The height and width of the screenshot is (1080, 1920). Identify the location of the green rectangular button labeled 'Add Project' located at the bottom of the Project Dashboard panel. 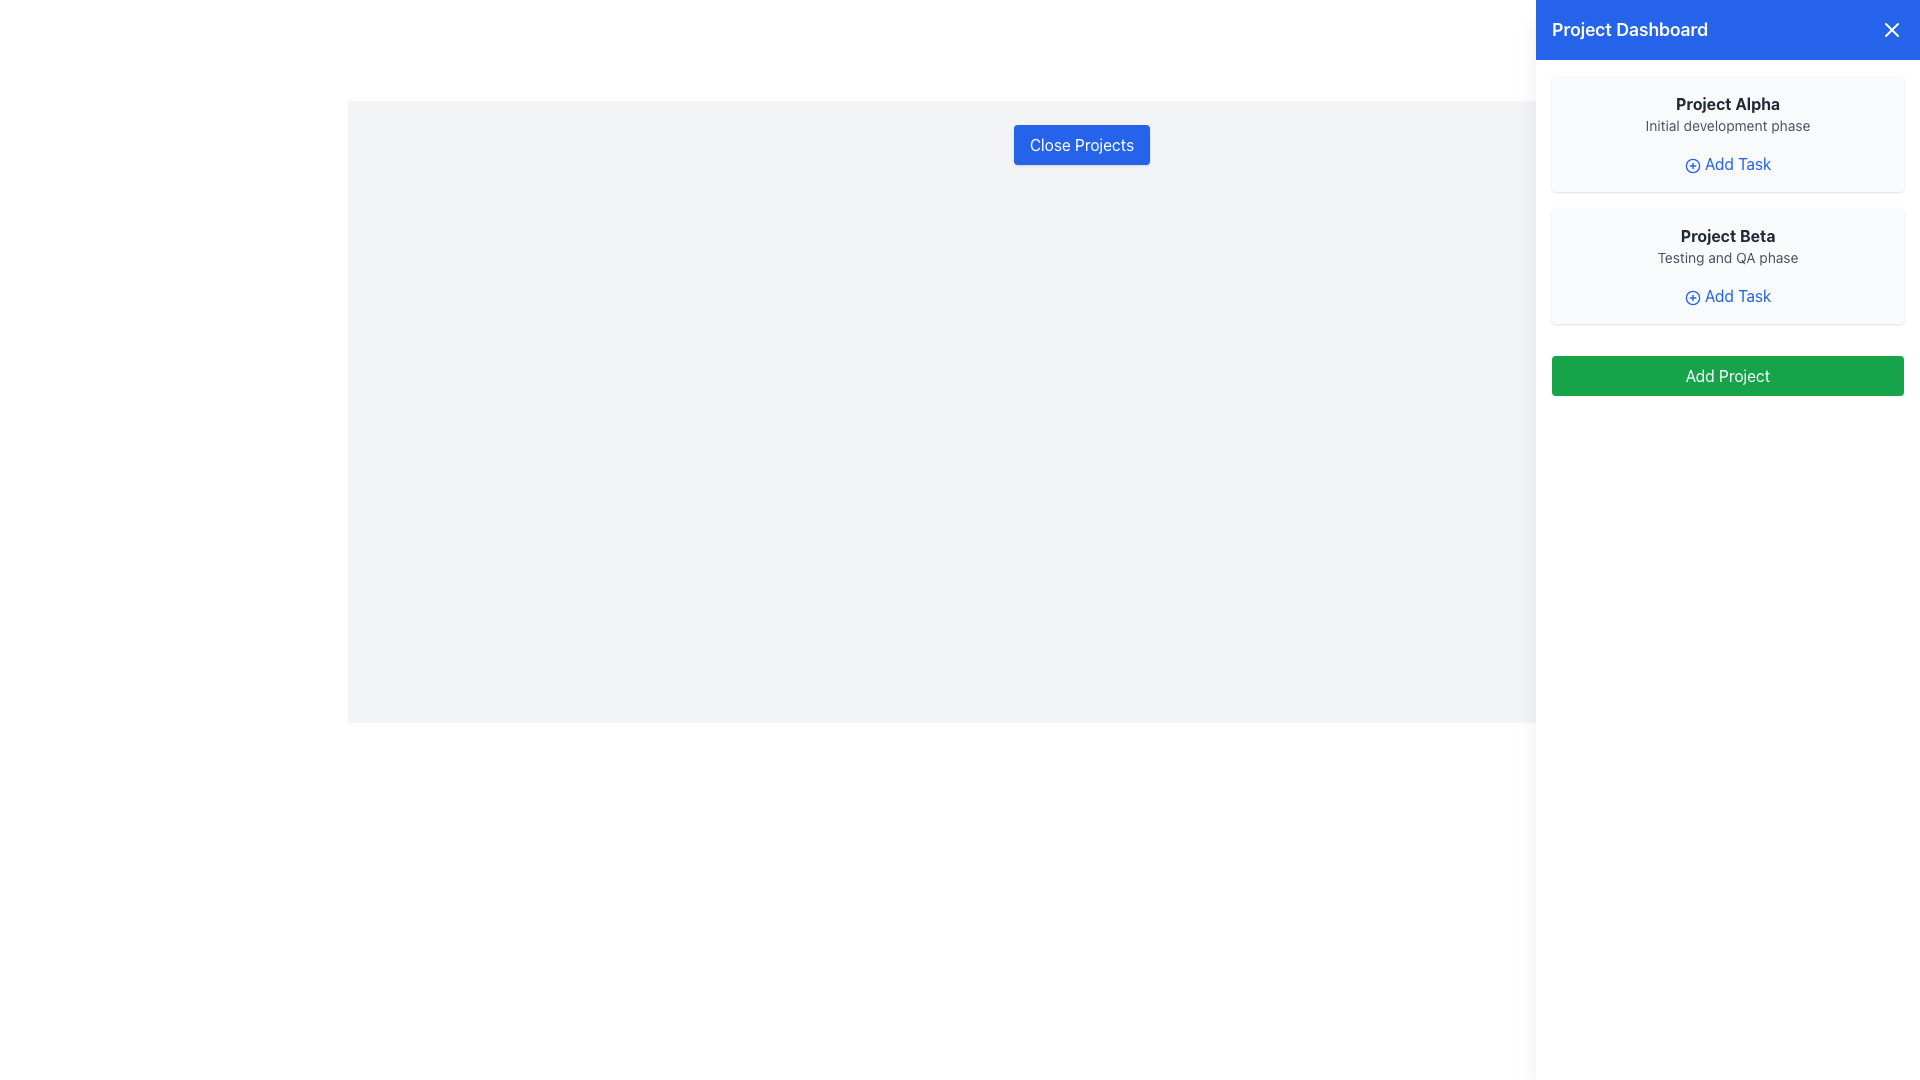
(1727, 375).